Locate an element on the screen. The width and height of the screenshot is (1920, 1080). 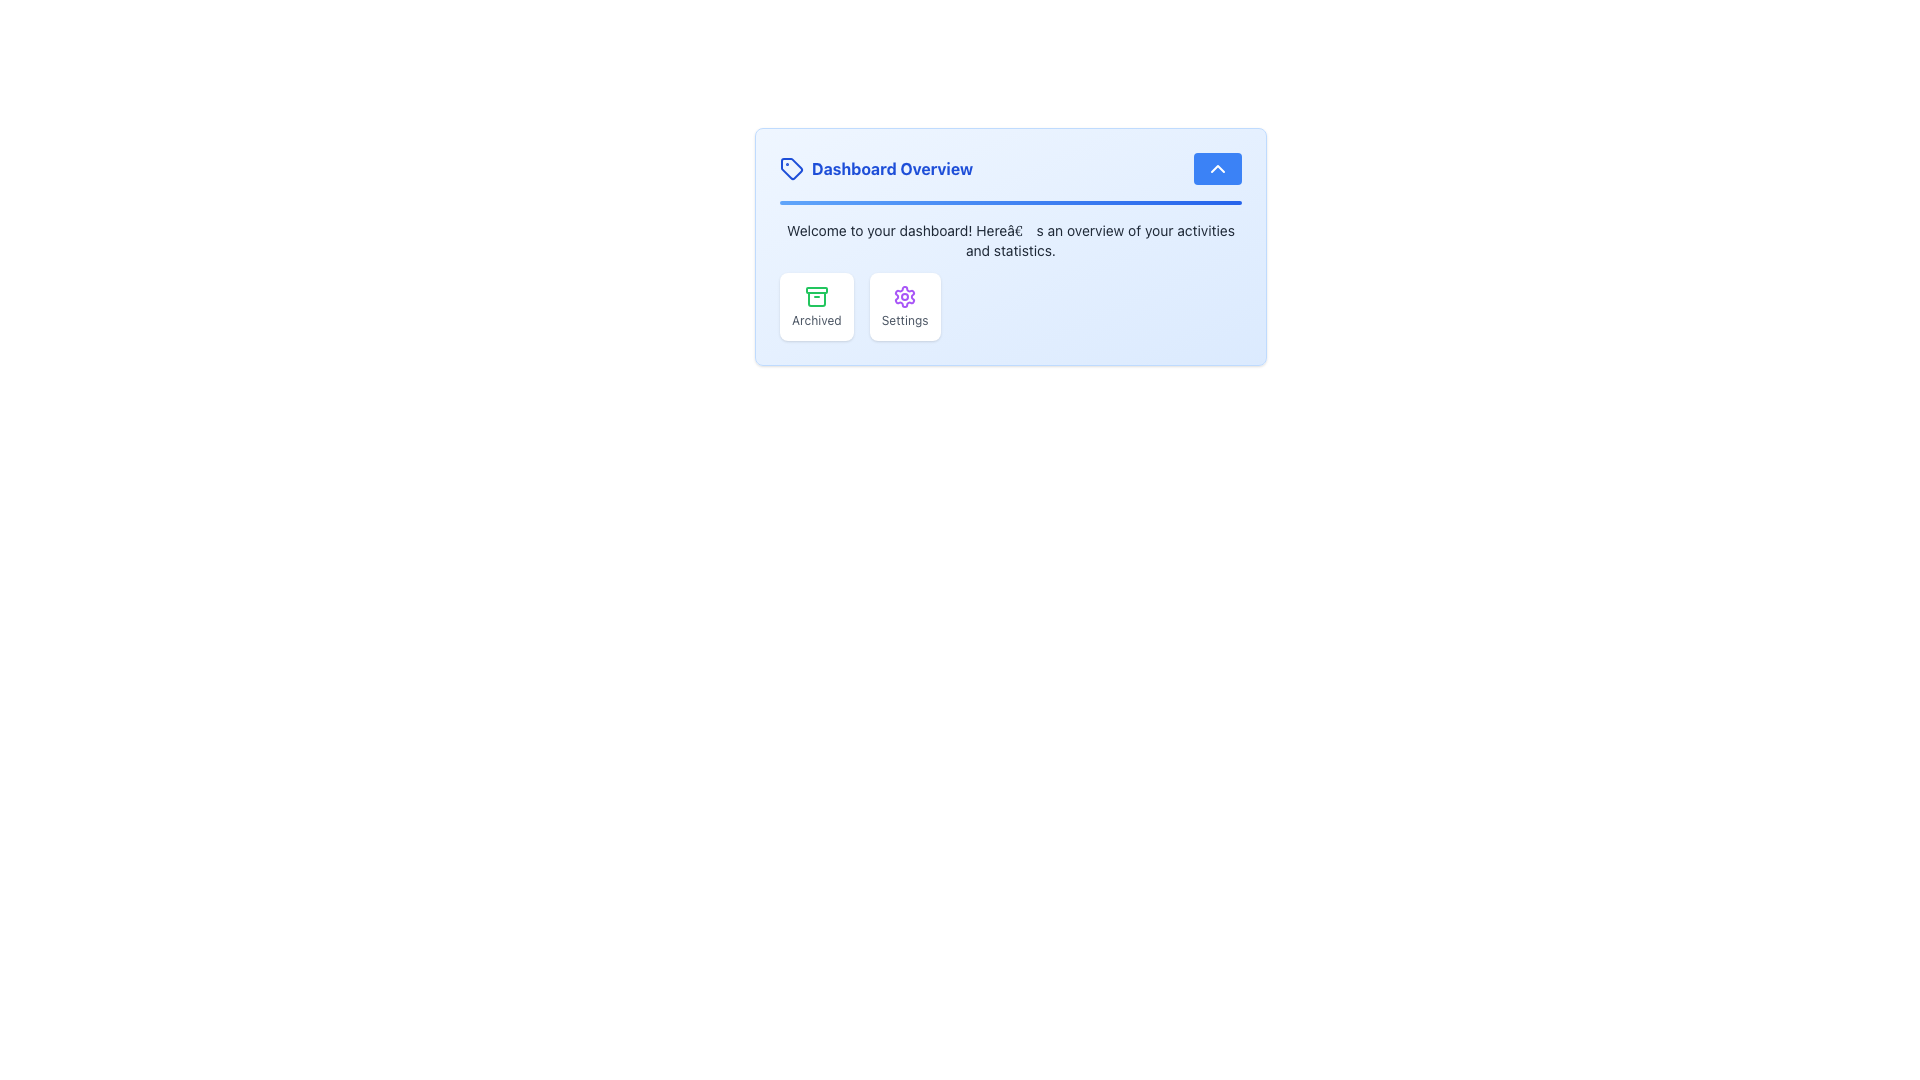
the settings icon located in the center of the 'Settings' section, positioned directly above the text labeled 'Settings' is located at coordinates (904, 297).